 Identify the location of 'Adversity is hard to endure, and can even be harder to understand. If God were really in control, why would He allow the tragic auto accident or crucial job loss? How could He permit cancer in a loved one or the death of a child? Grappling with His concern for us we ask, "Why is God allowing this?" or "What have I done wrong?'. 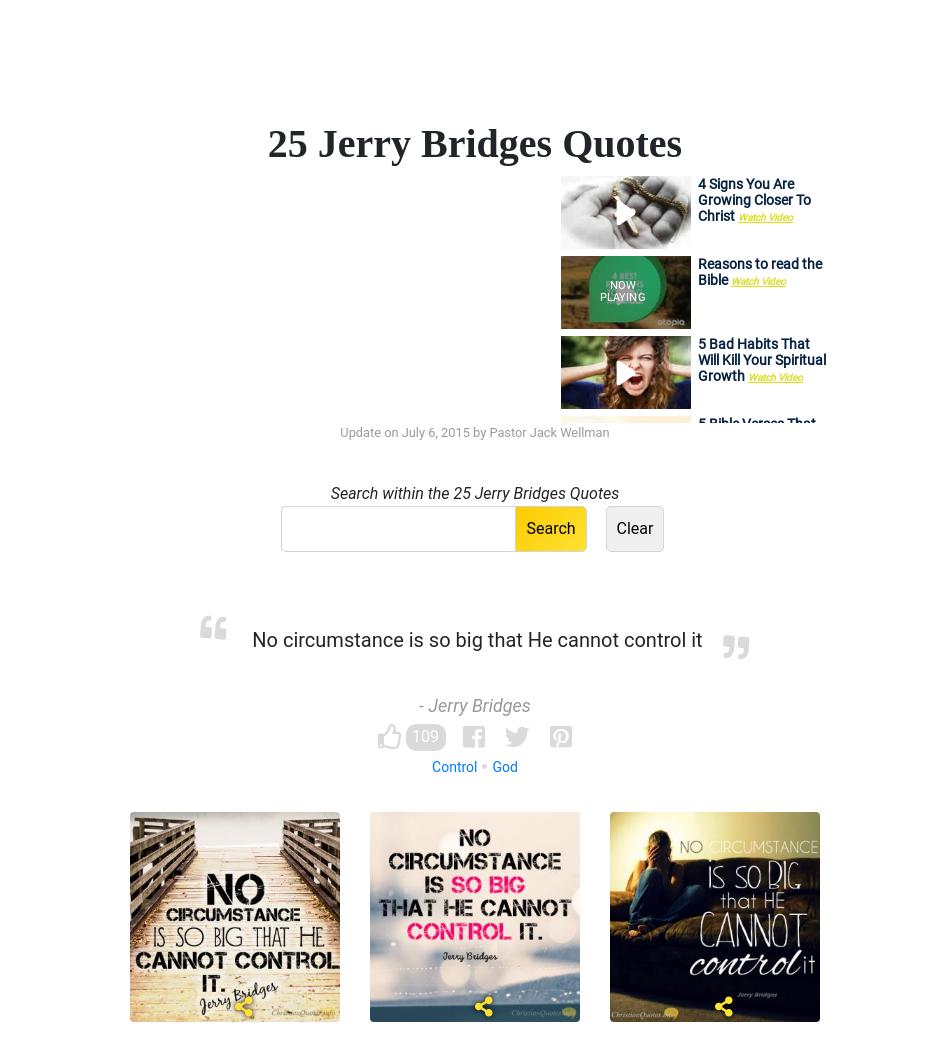
(473, 911).